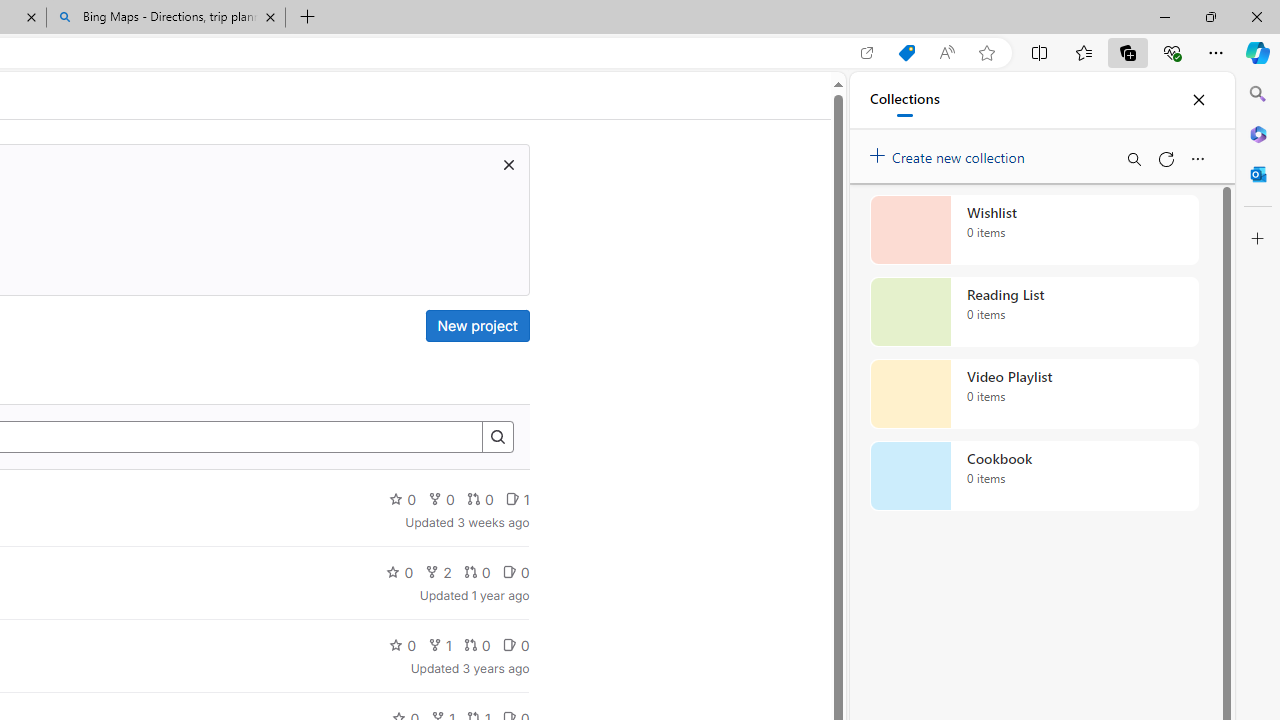 This screenshot has height=720, width=1280. What do you see at coordinates (1034, 475) in the screenshot?
I see `'Cookbook collection, 0 items'` at bounding box center [1034, 475].